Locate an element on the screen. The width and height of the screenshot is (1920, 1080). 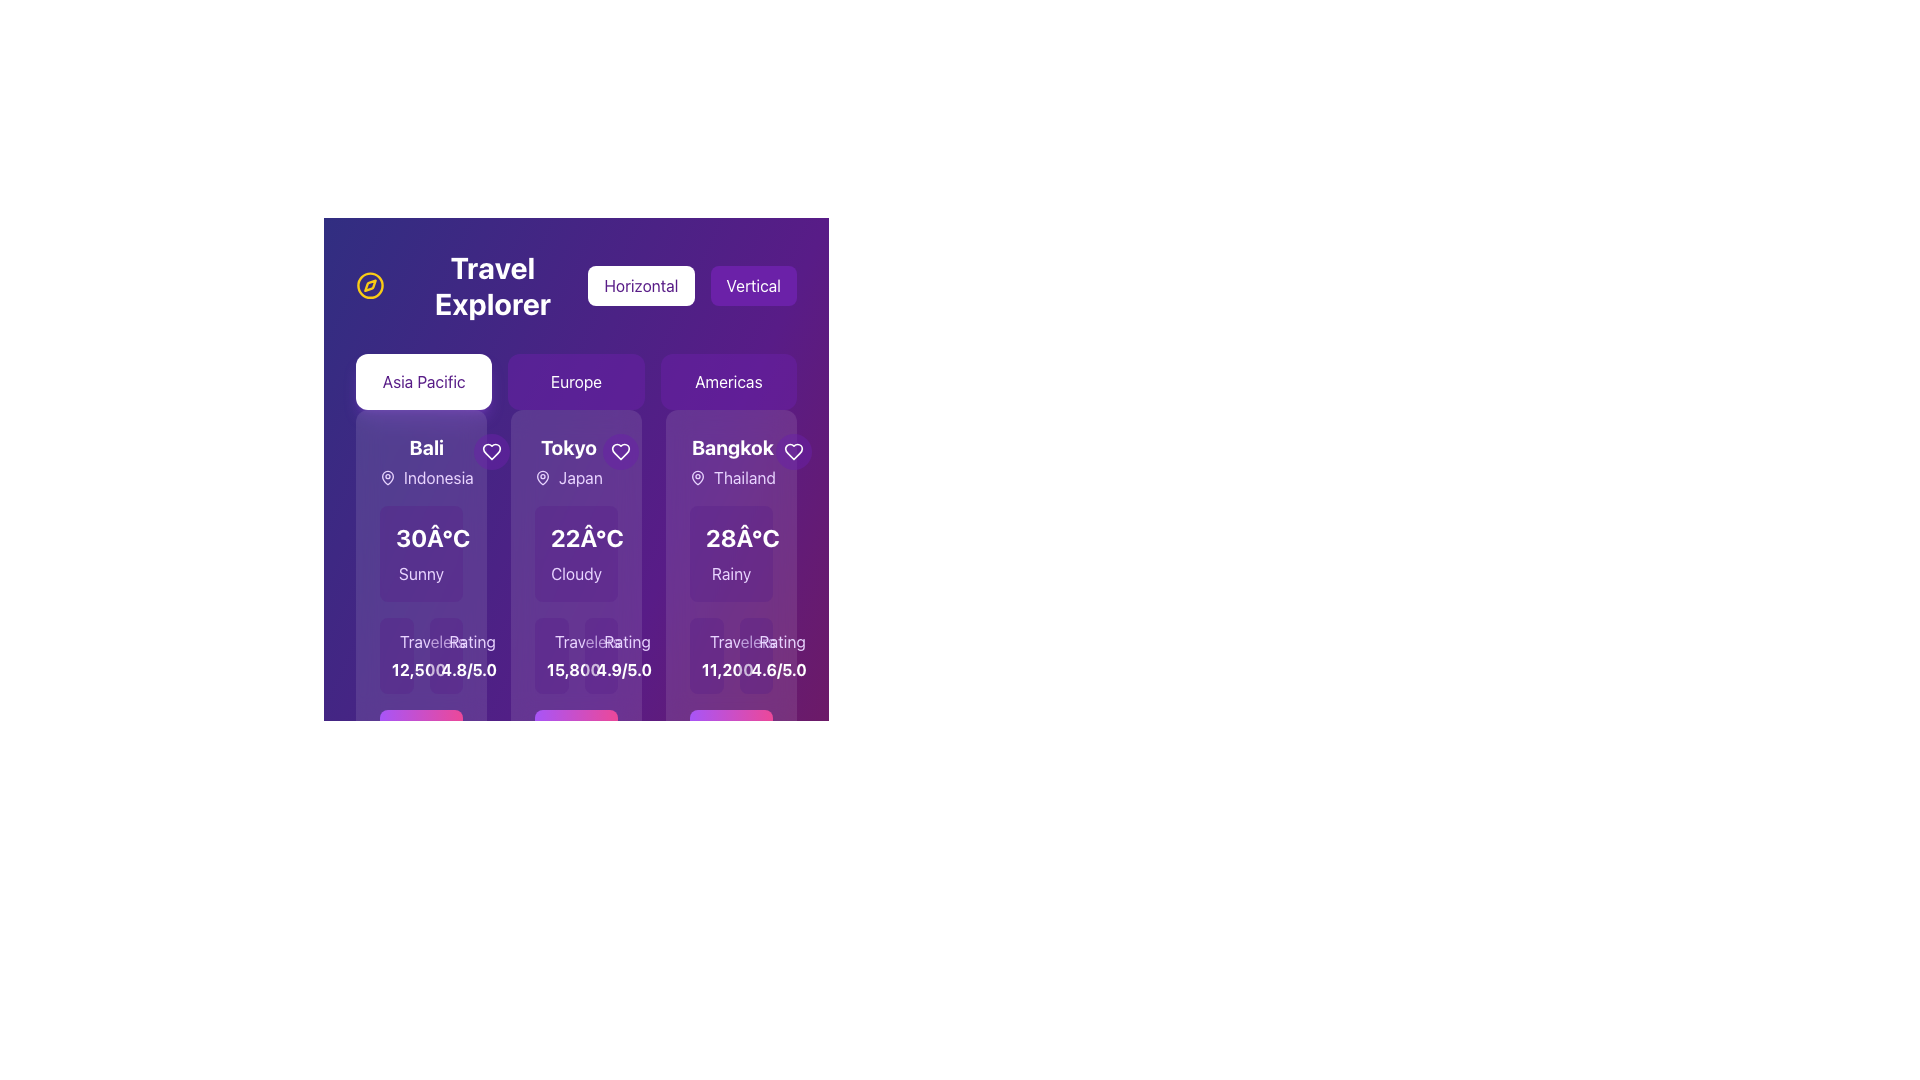
the 'Travelers' text label with a purple shade and user icon, located near the top of the second card in the travel information interface is located at coordinates (551, 641).